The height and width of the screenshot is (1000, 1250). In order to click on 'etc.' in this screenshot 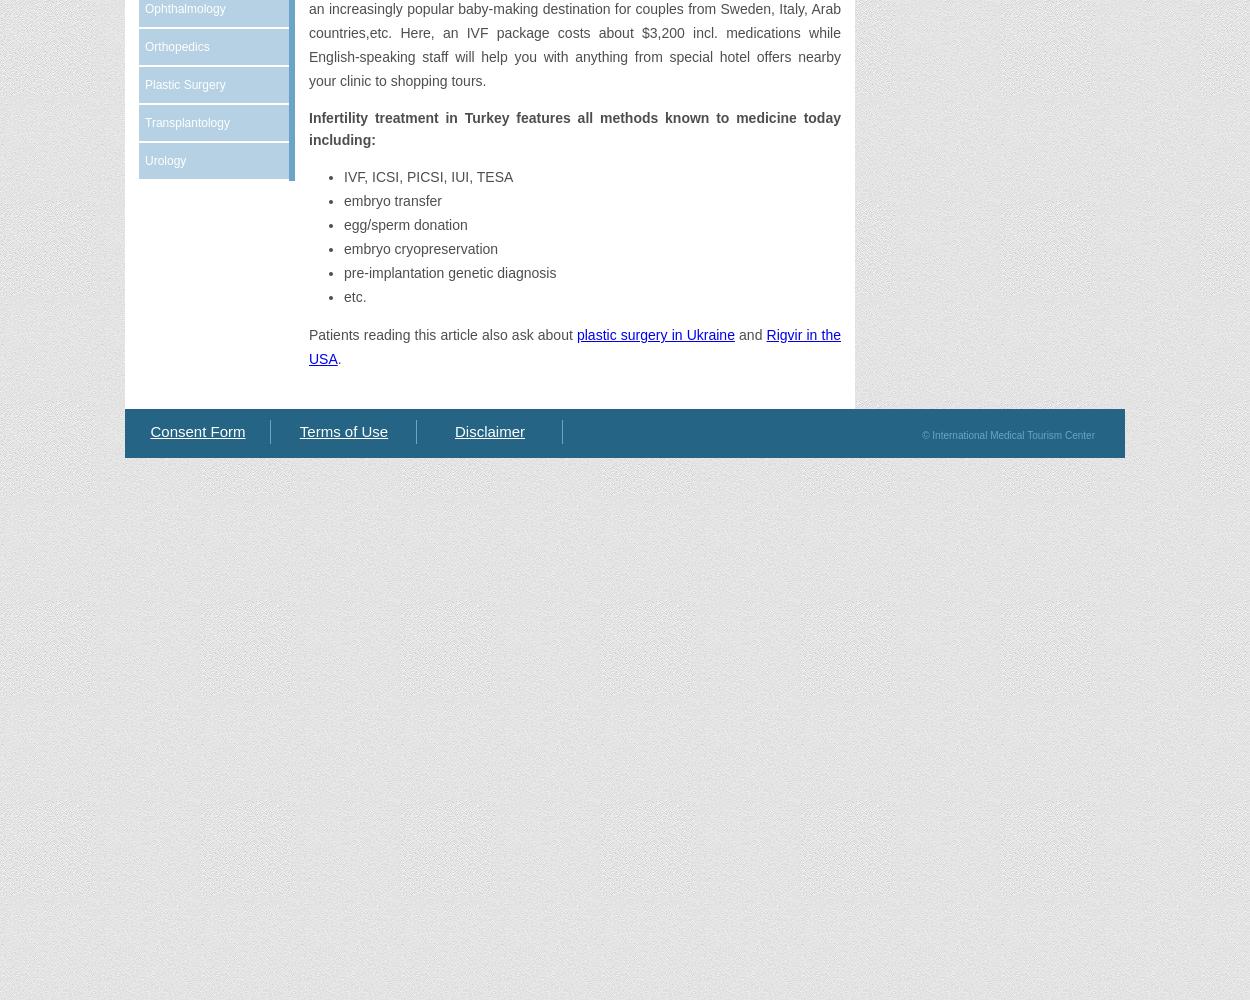, I will do `click(353, 297)`.